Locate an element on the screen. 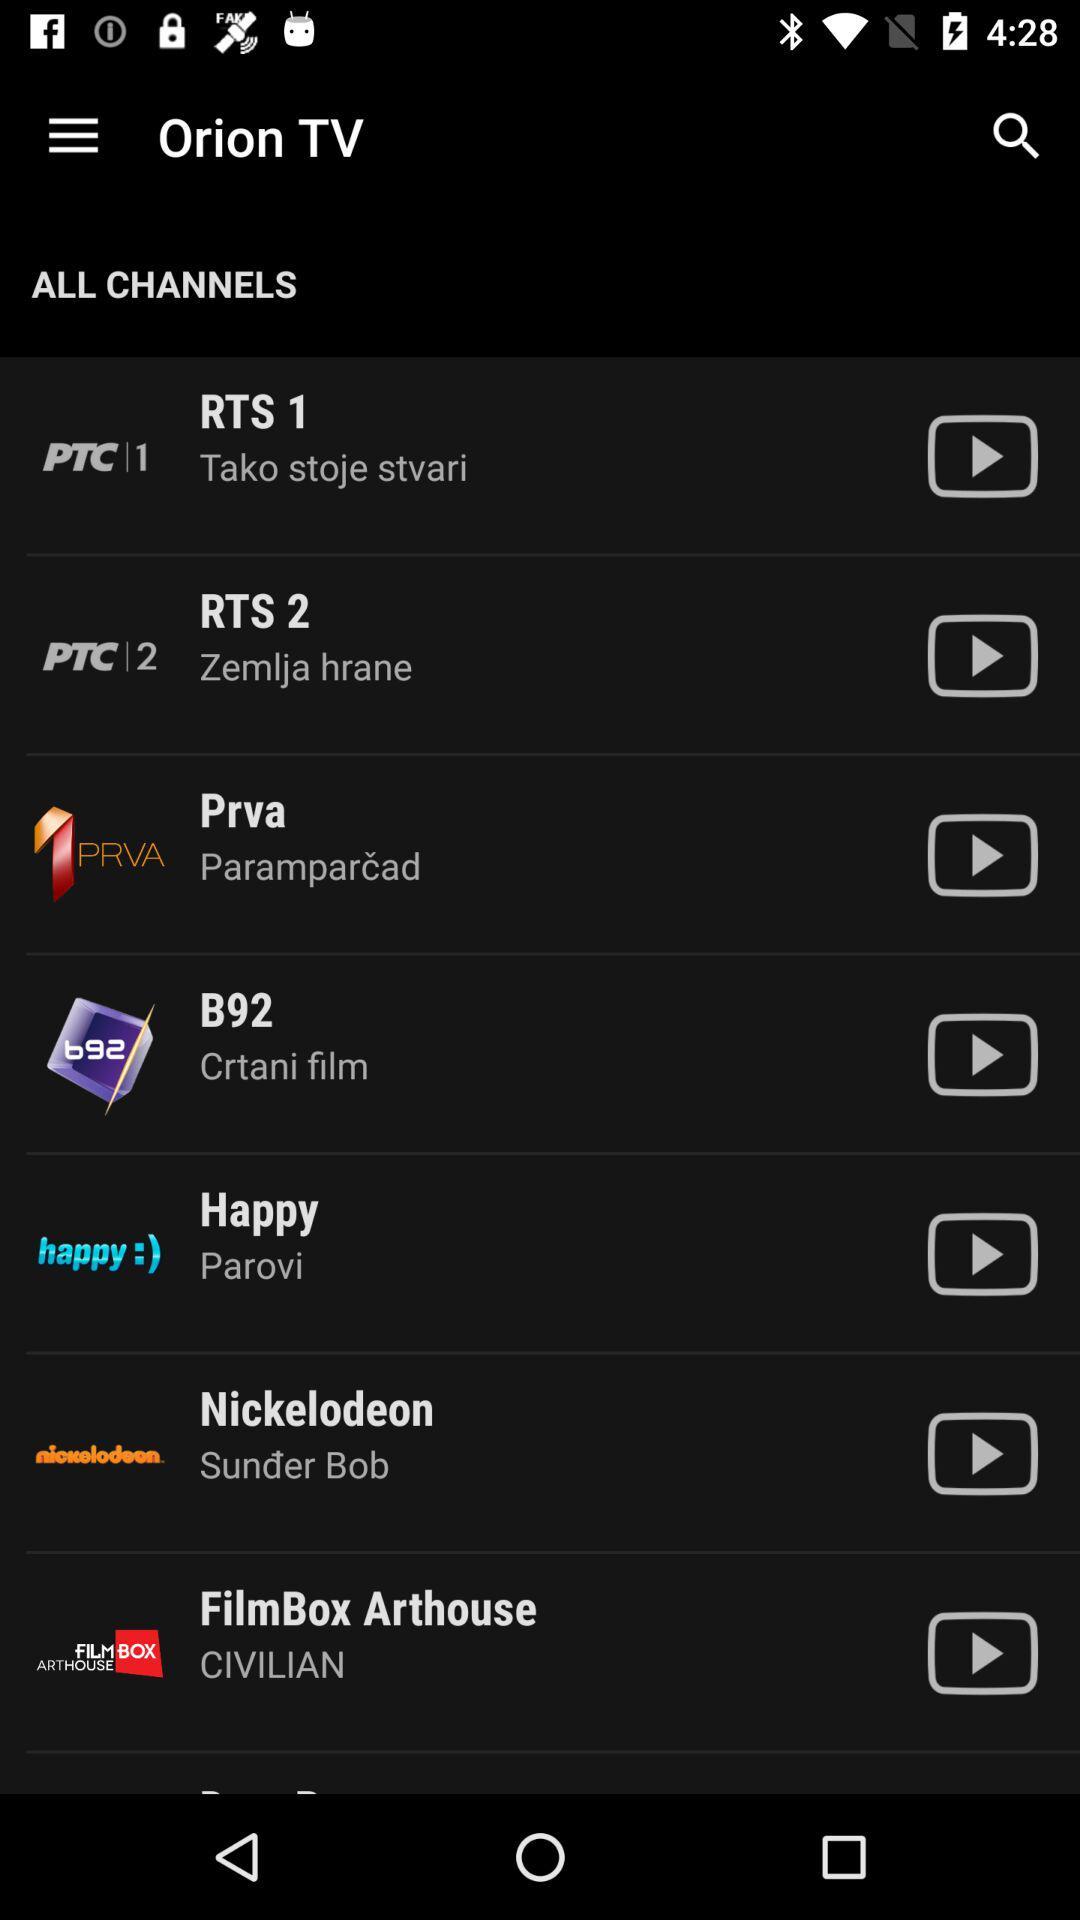 Image resolution: width=1080 pixels, height=1920 pixels. channel is located at coordinates (981, 1053).